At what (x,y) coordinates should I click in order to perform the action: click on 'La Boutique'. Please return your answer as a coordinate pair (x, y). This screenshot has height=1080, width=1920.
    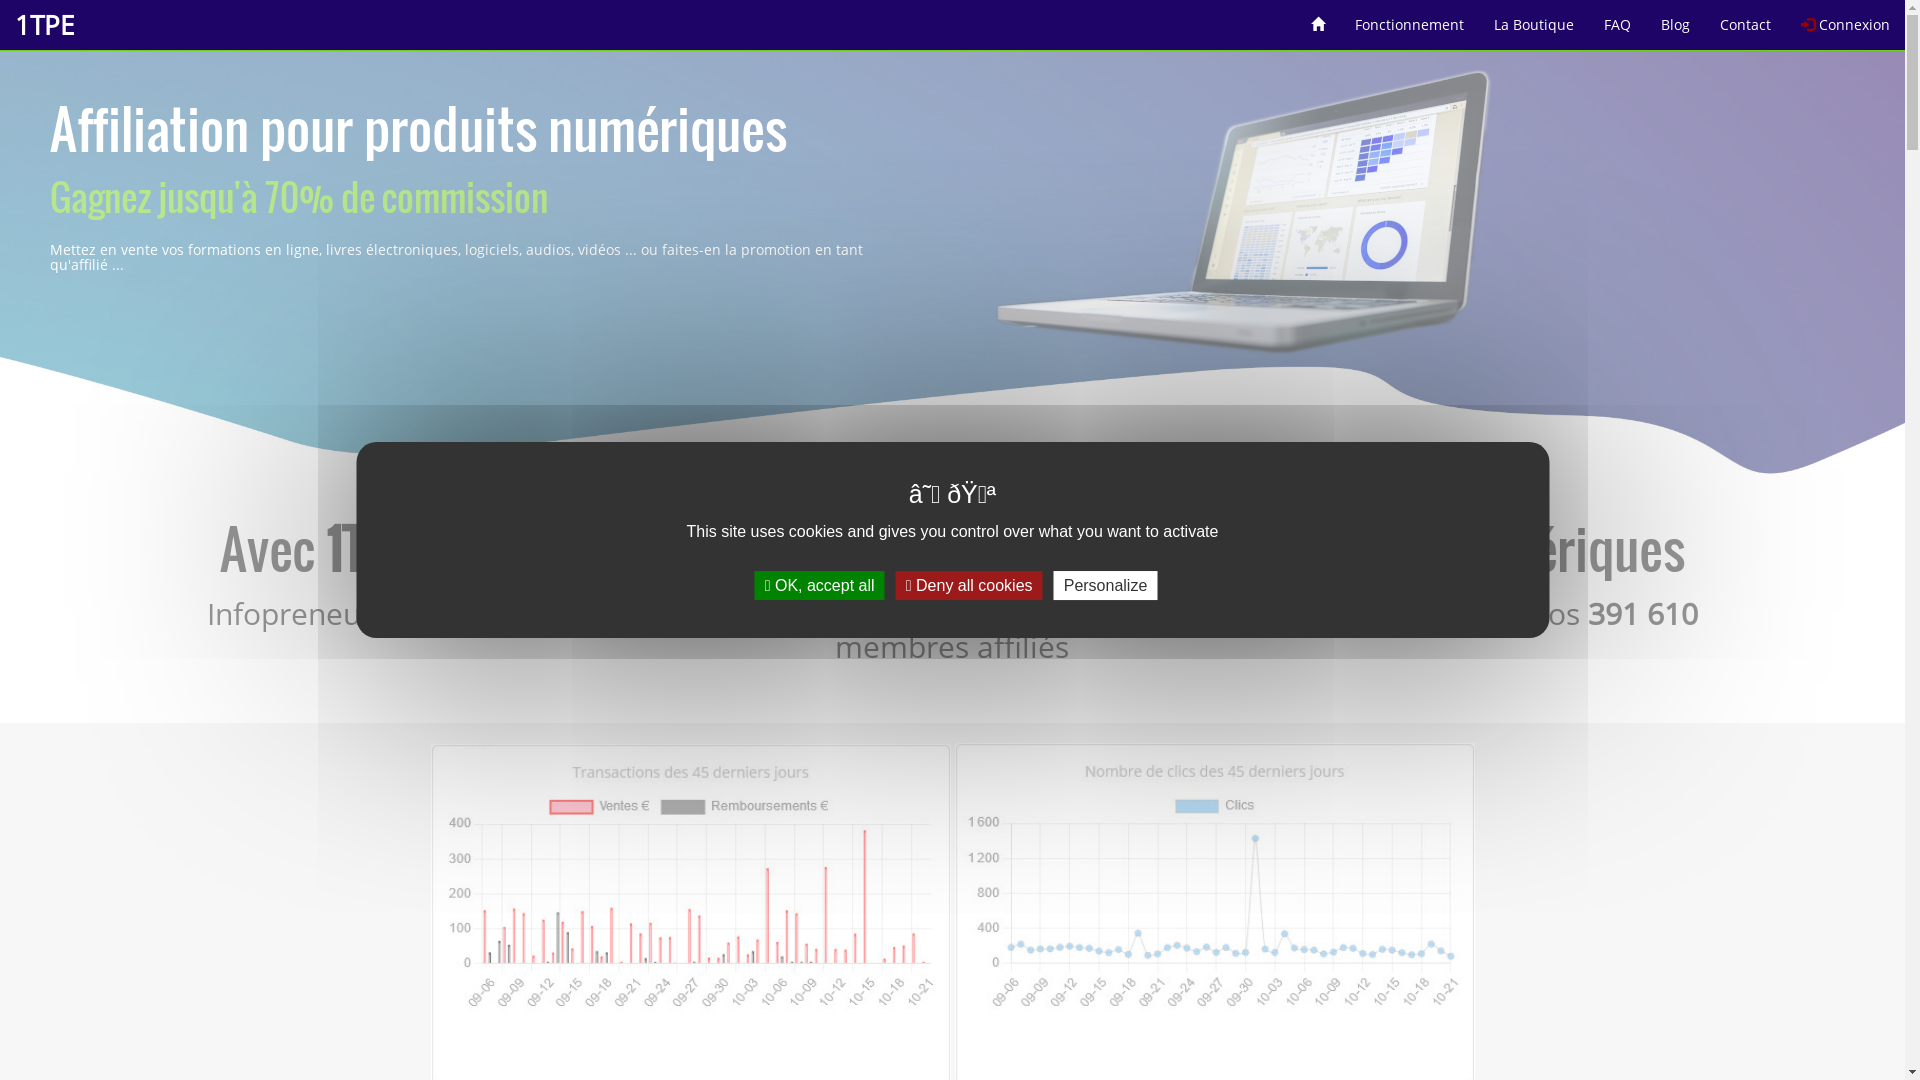
    Looking at the image, I should click on (1533, 17).